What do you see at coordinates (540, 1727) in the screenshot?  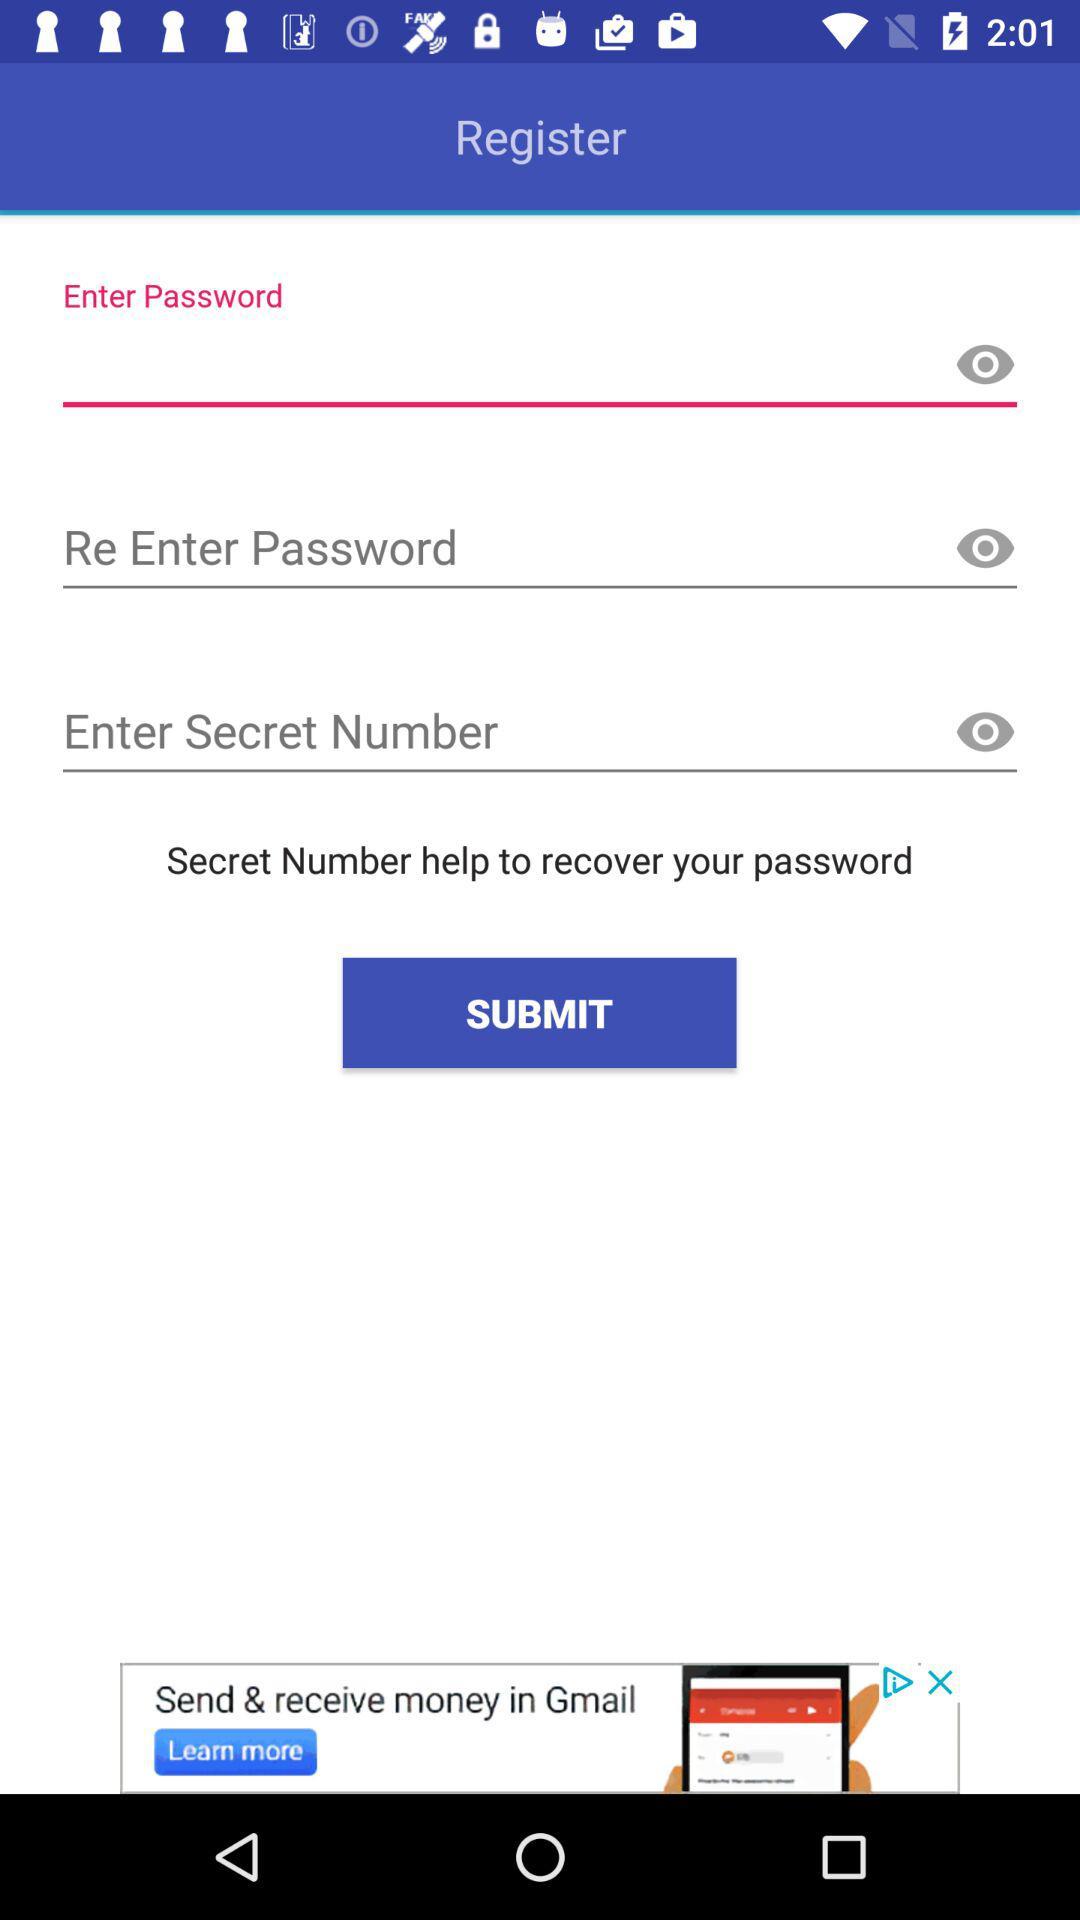 I see `open advertisement` at bounding box center [540, 1727].